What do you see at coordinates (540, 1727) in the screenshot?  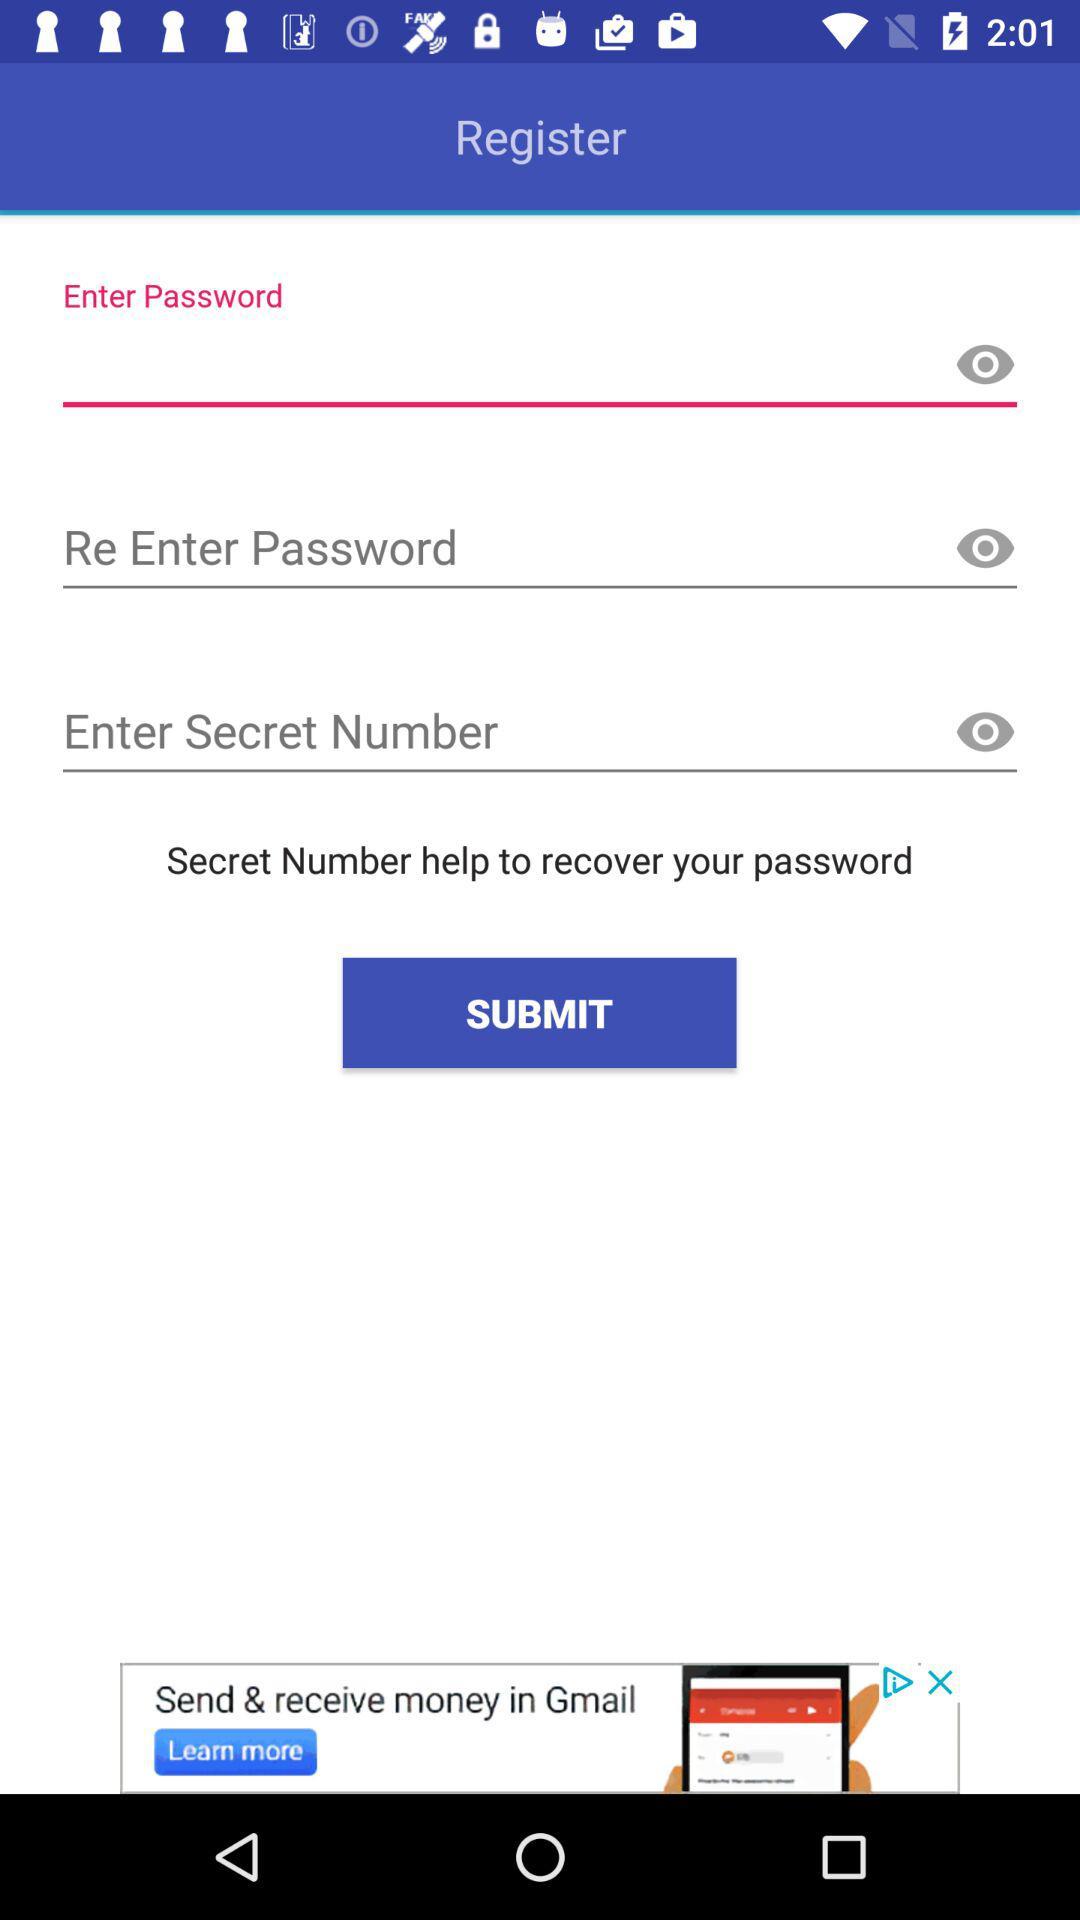 I see `open advertisement` at bounding box center [540, 1727].